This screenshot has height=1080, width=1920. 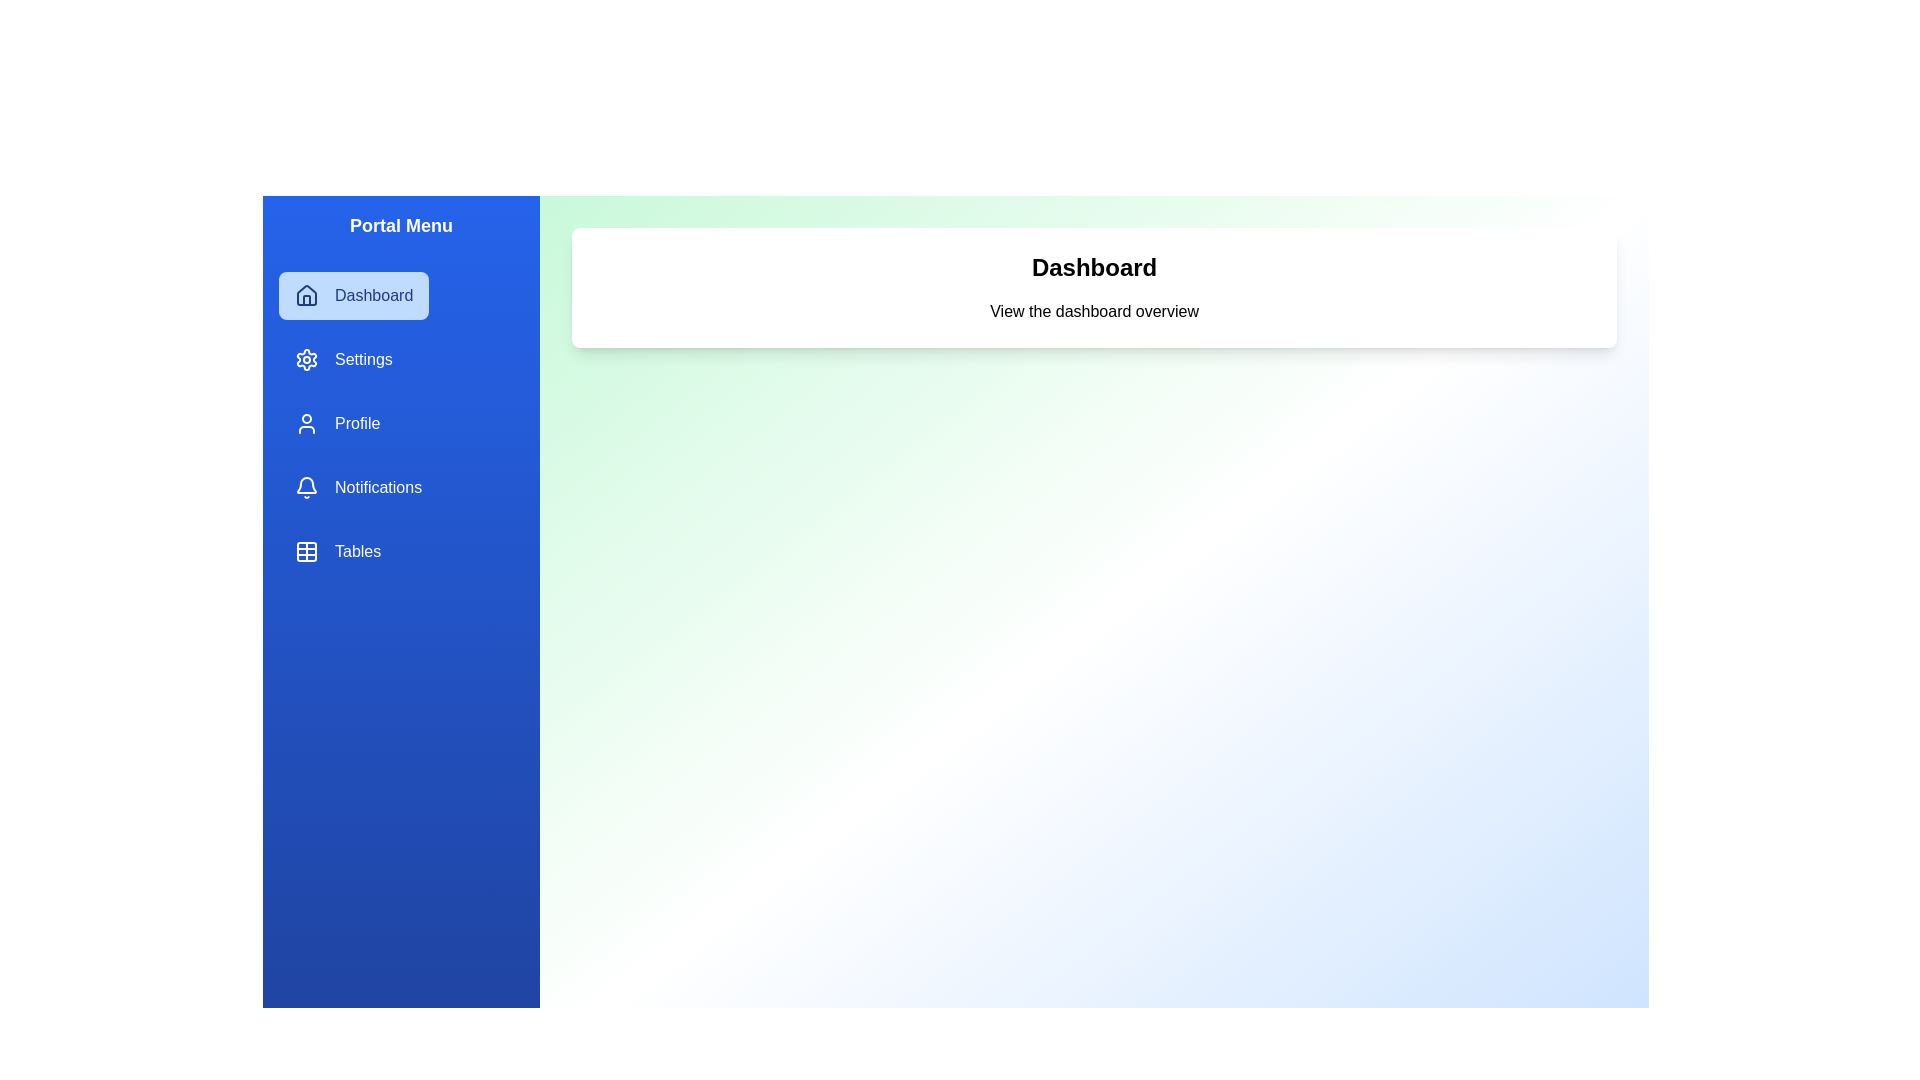 I want to click on the menu option Tables to navigate to the corresponding section, so click(x=337, y=551).